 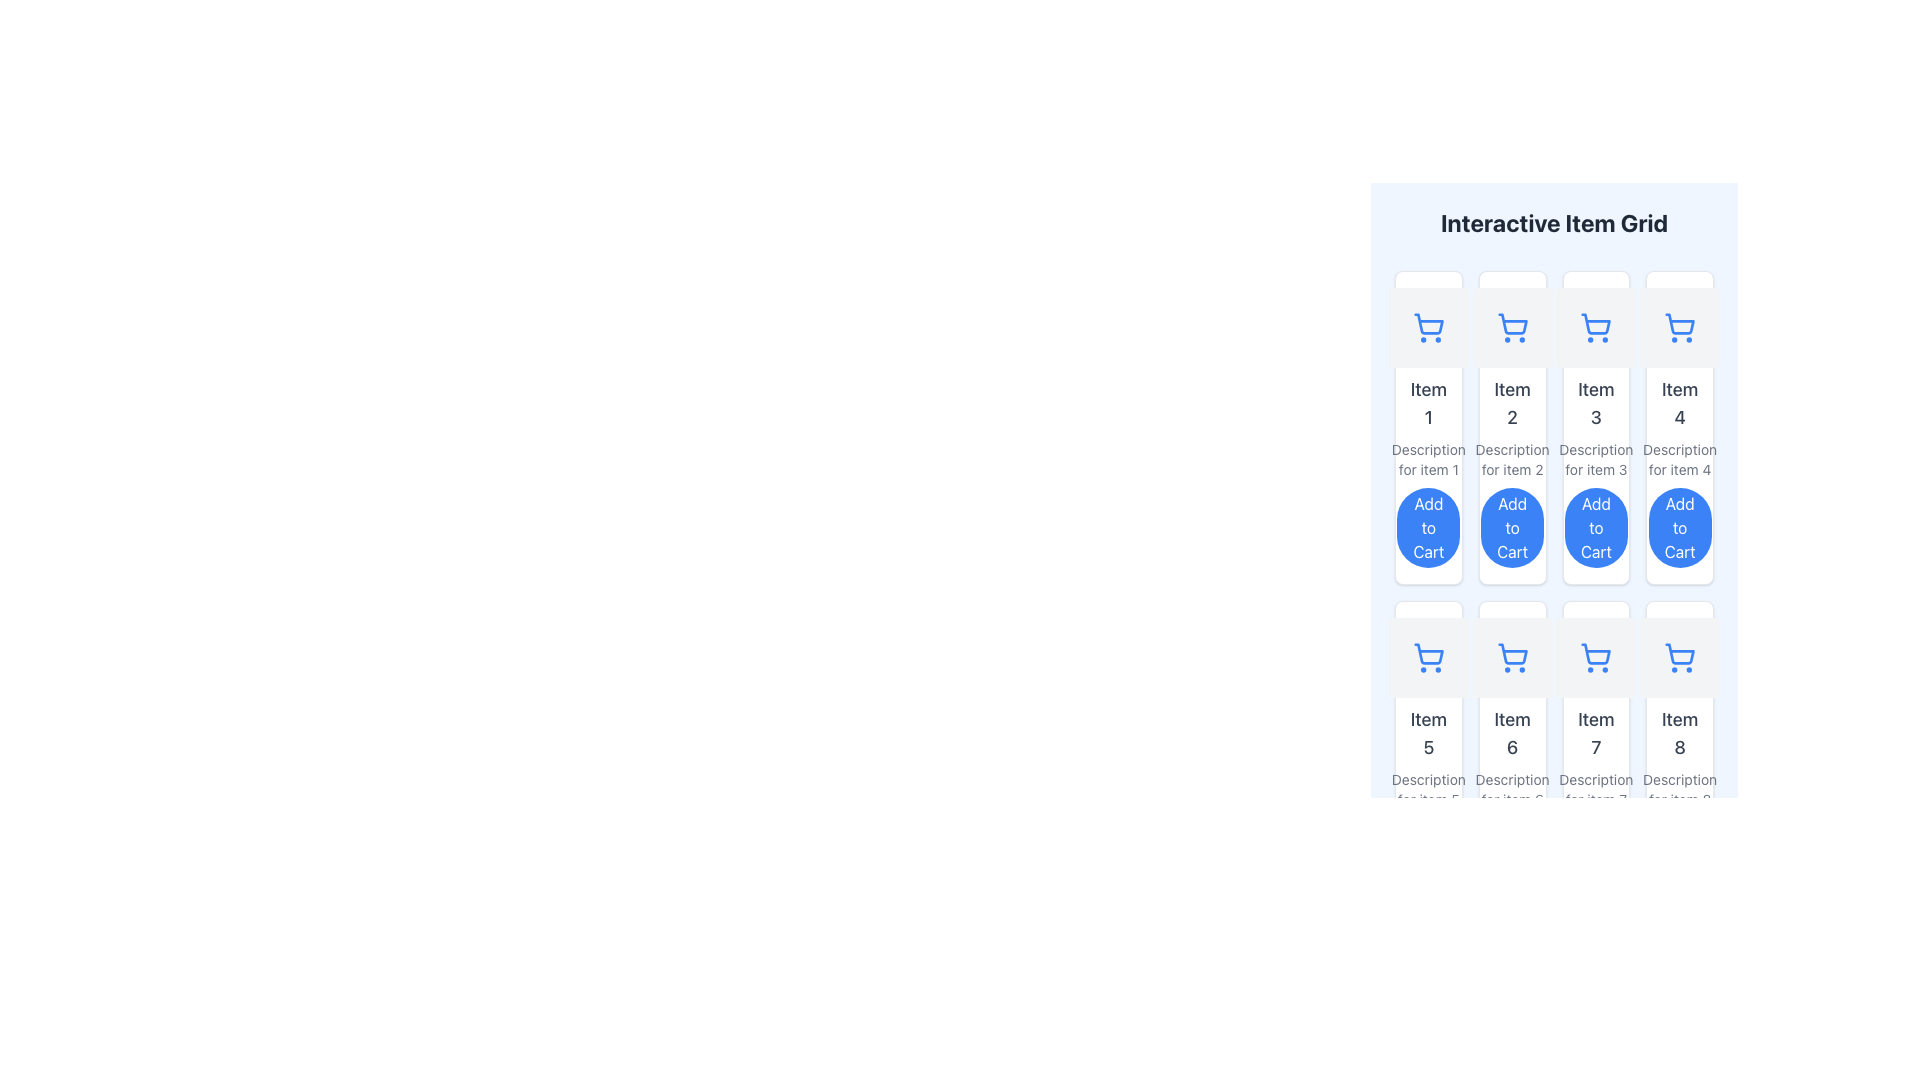 I want to click on the shopping cart icon with a blue outline in the second column of the top row, so click(x=1512, y=326).